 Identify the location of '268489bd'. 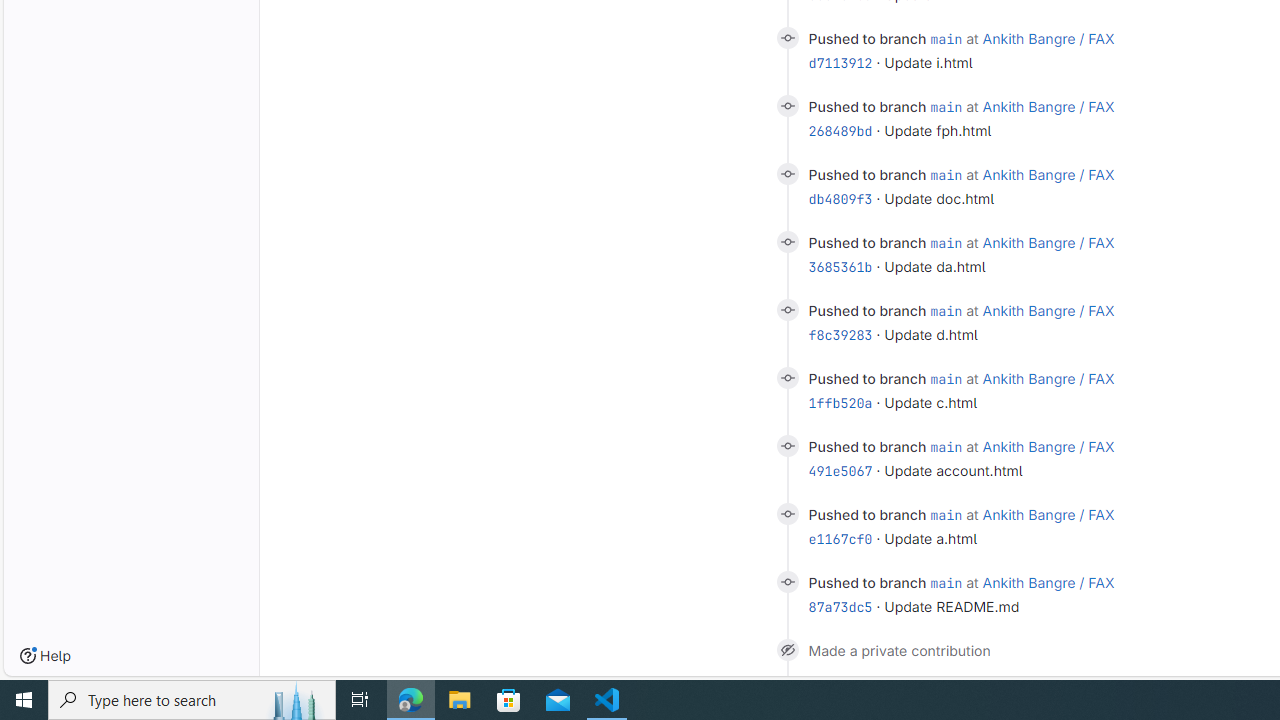
(840, 130).